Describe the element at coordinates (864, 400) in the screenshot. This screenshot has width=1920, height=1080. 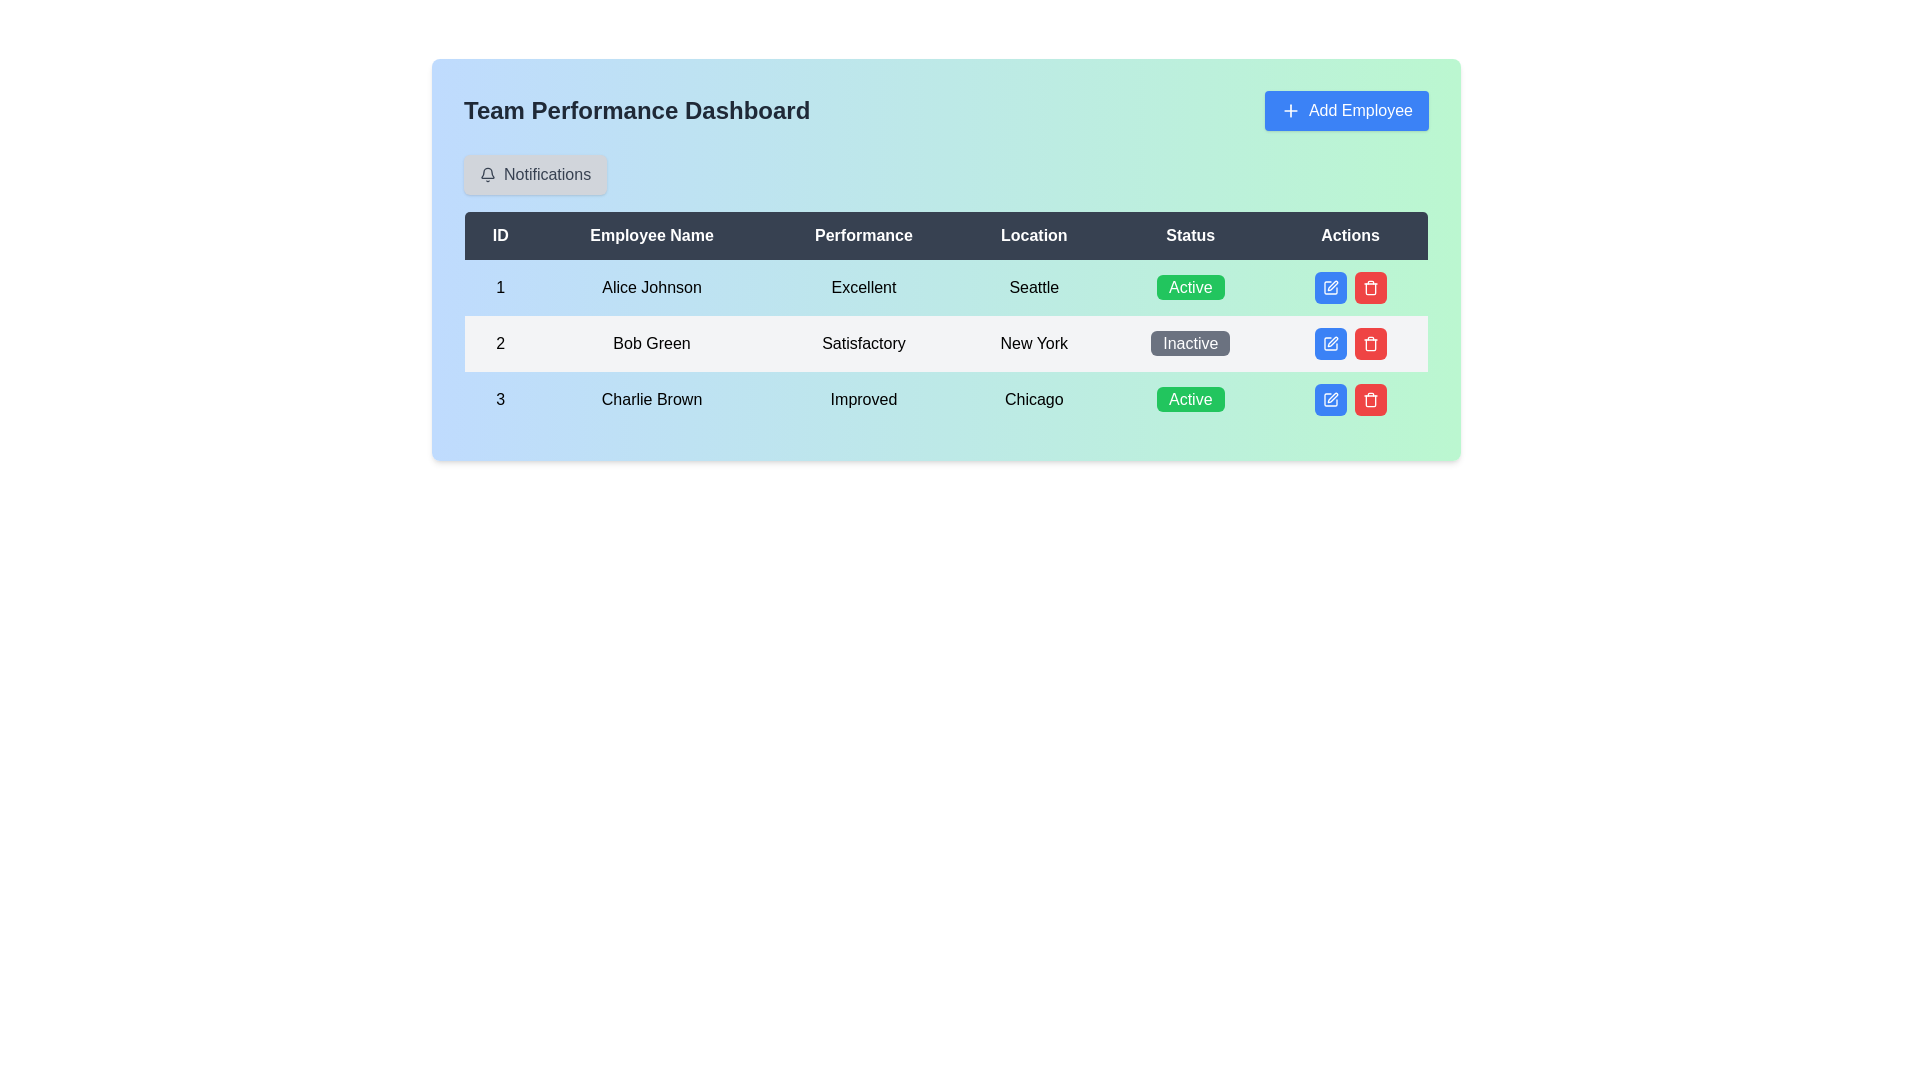
I see `the text label indicating the performance status 'Improved' for the employee 'Charlie Brown' in the Performance column of the table` at that location.